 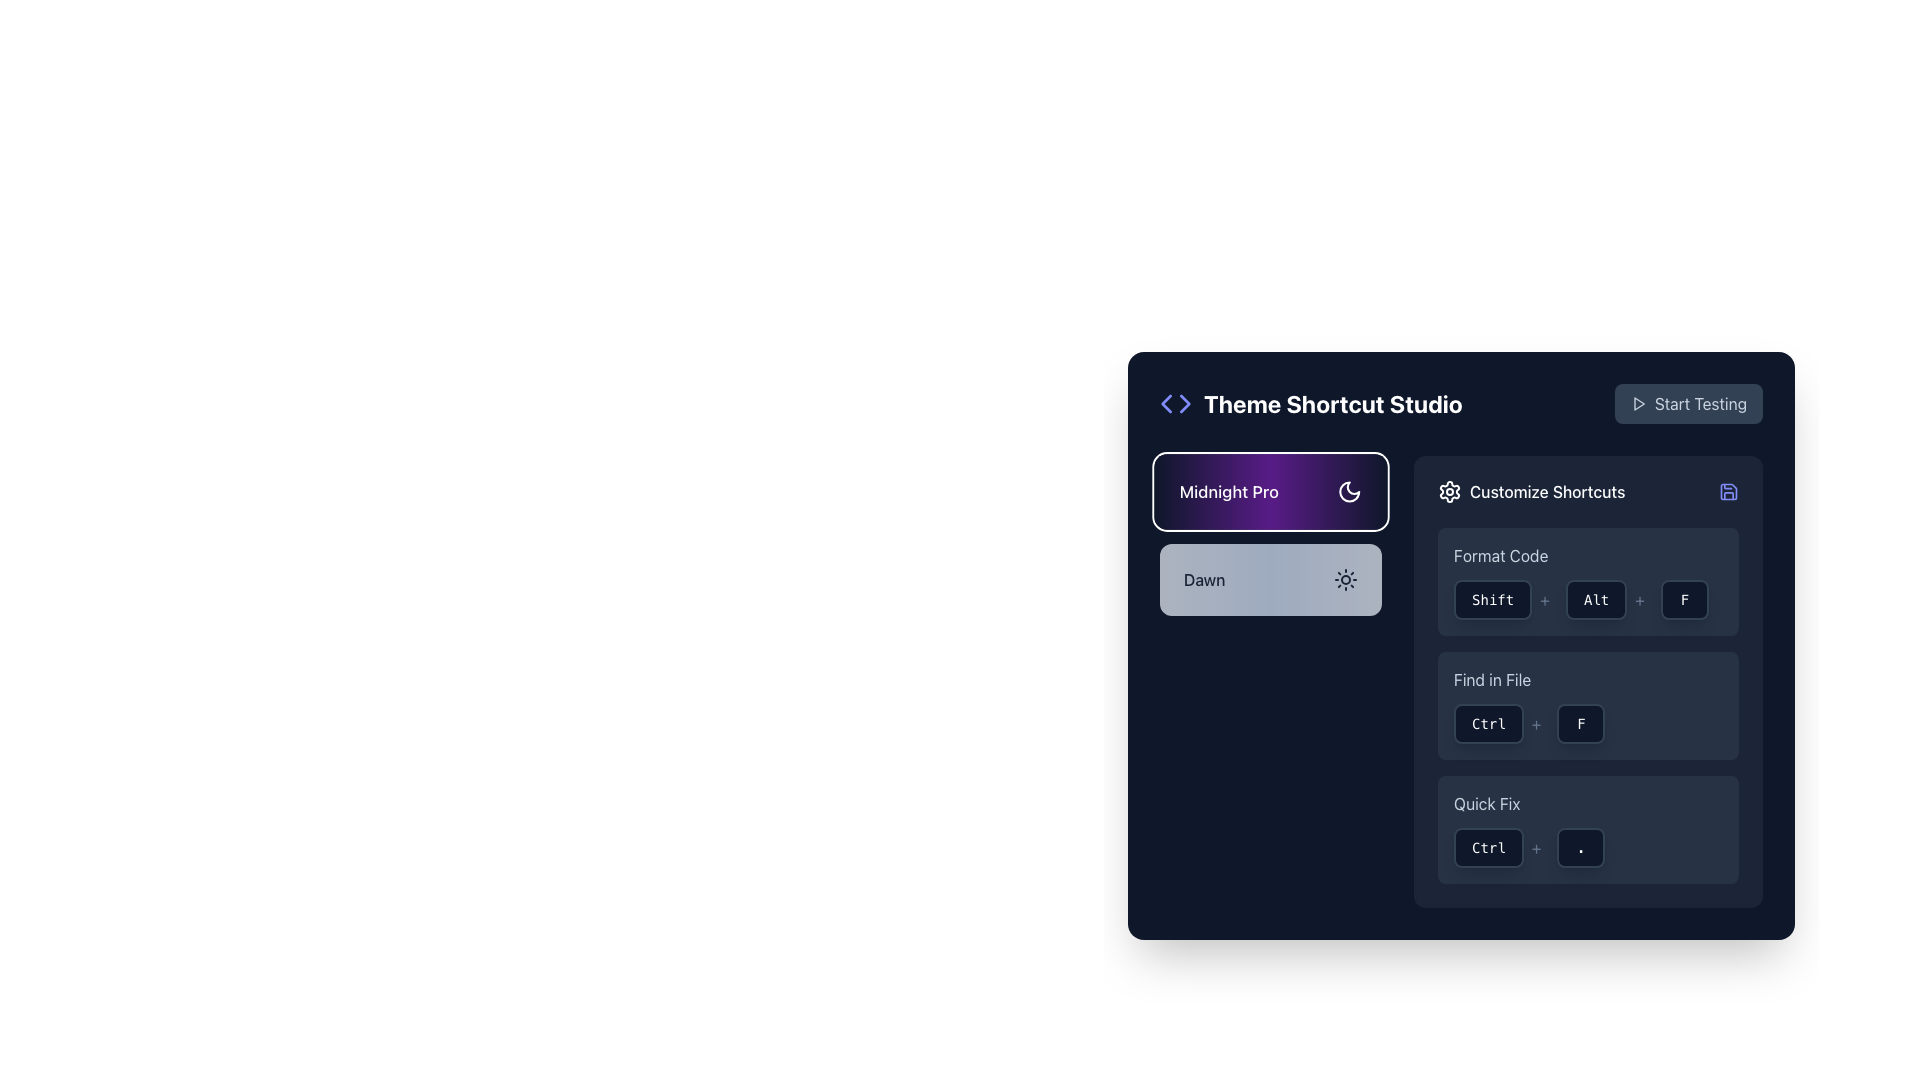 What do you see at coordinates (1311, 404) in the screenshot?
I see `the heading element that serves as the title or label for the section, located at the top left side of the panel` at bounding box center [1311, 404].